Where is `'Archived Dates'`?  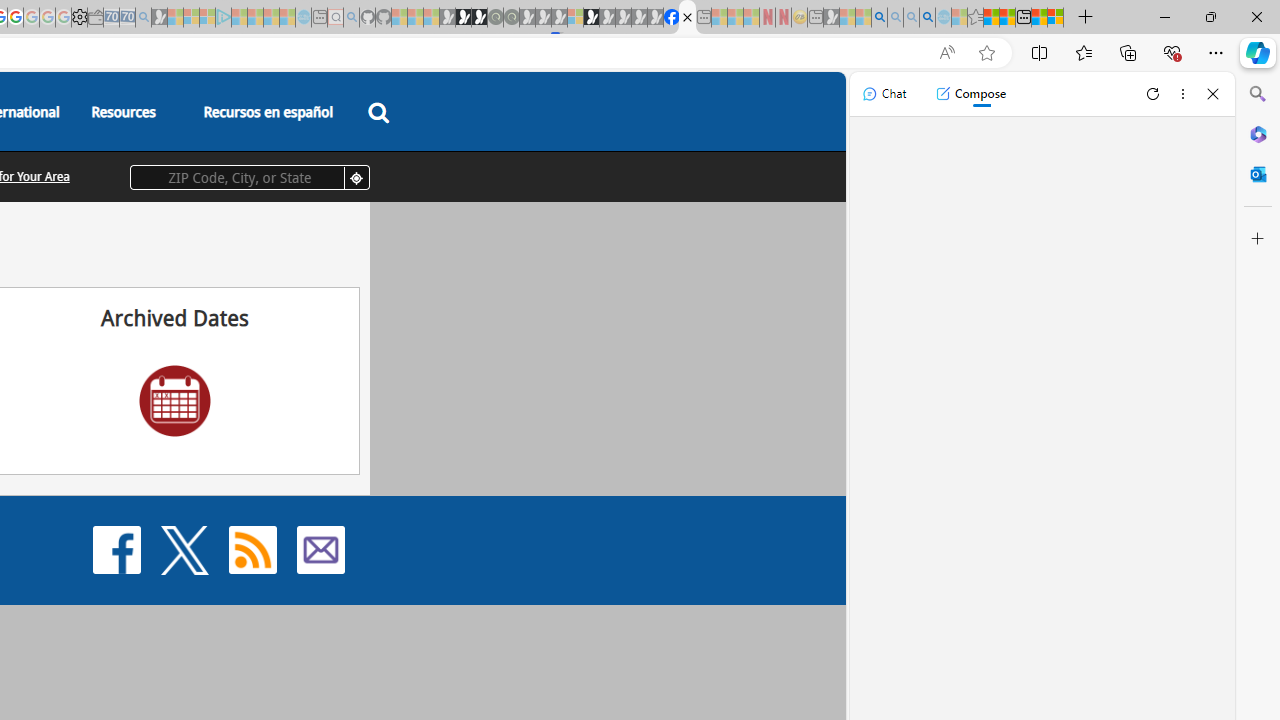
'Archived Dates' is located at coordinates (175, 400).